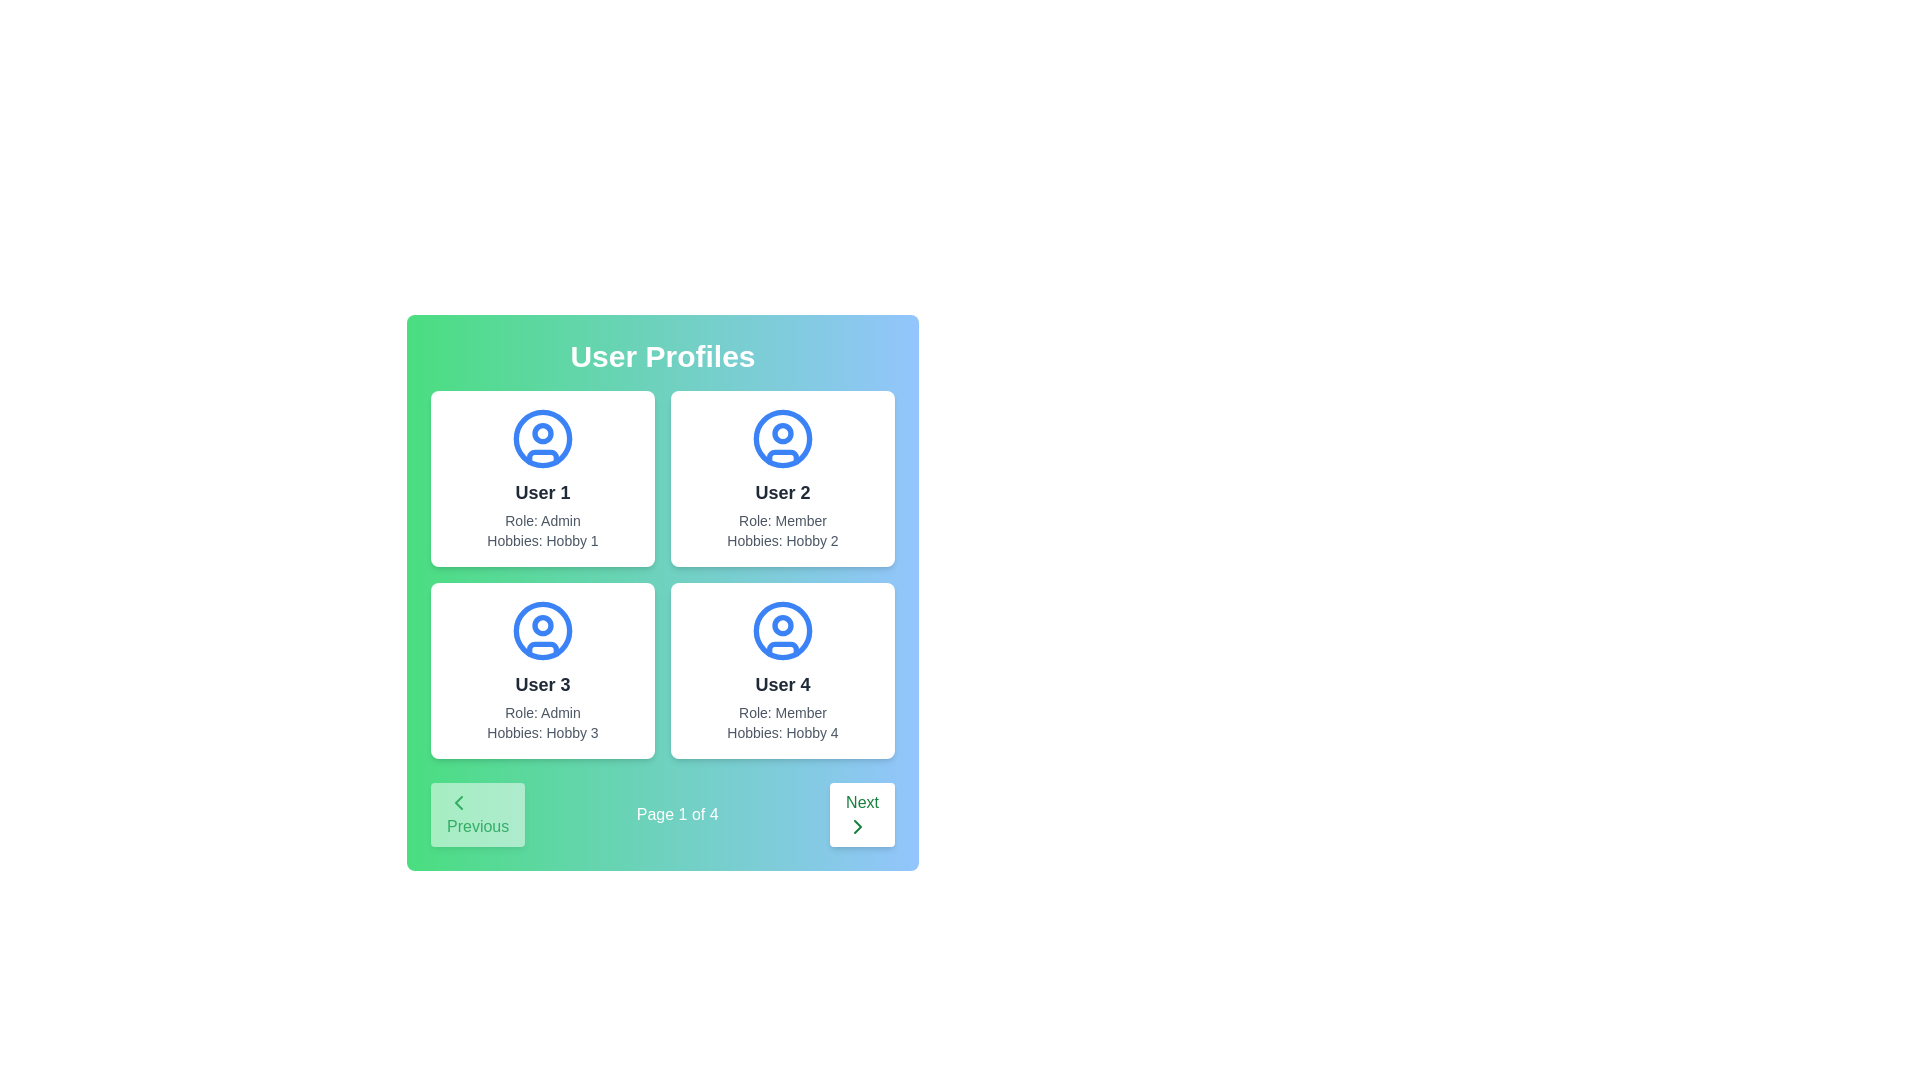 The height and width of the screenshot is (1080, 1920). I want to click on the user profile icon, which is a blue circle with a head and shoulders design, located at the top of the 'User 1' tile in the 'User Profiles' section, so click(542, 438).